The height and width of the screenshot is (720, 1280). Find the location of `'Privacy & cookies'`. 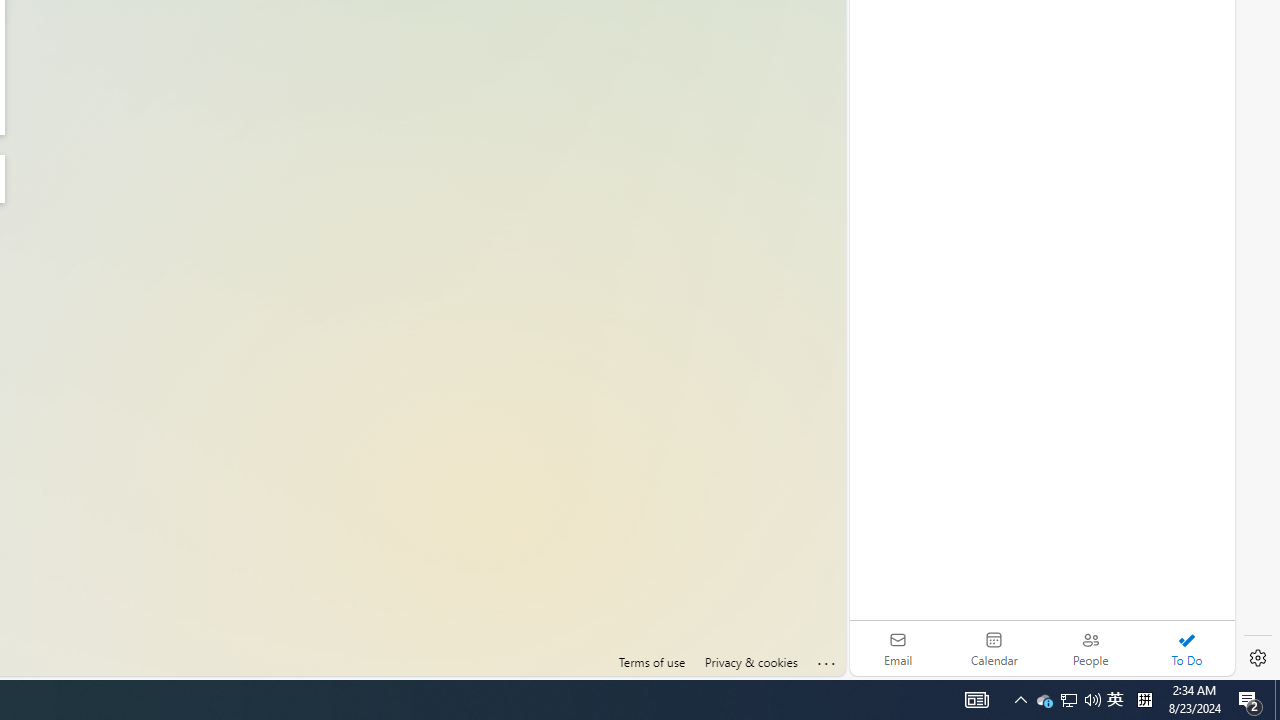

'Privacy & cookies' is located at coordinates (749, 662).